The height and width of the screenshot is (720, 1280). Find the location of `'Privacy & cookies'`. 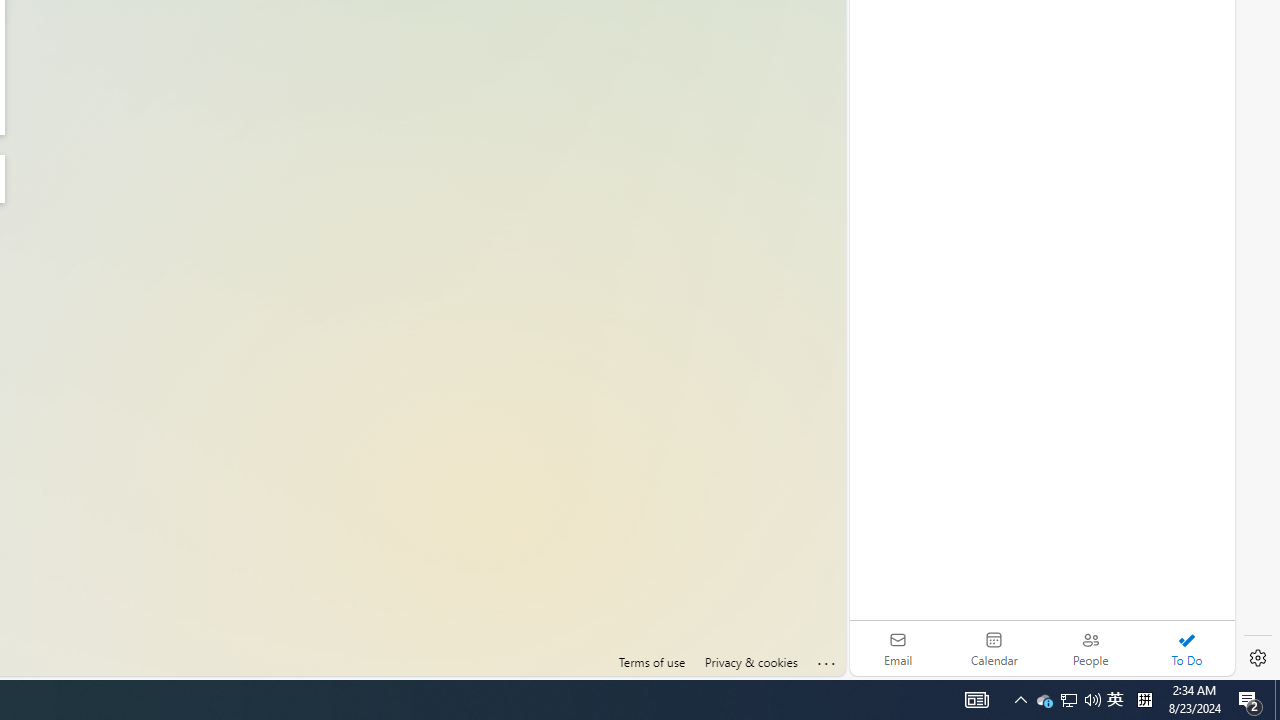

'Privacy & cookies' is located at coordinates (749, 662).